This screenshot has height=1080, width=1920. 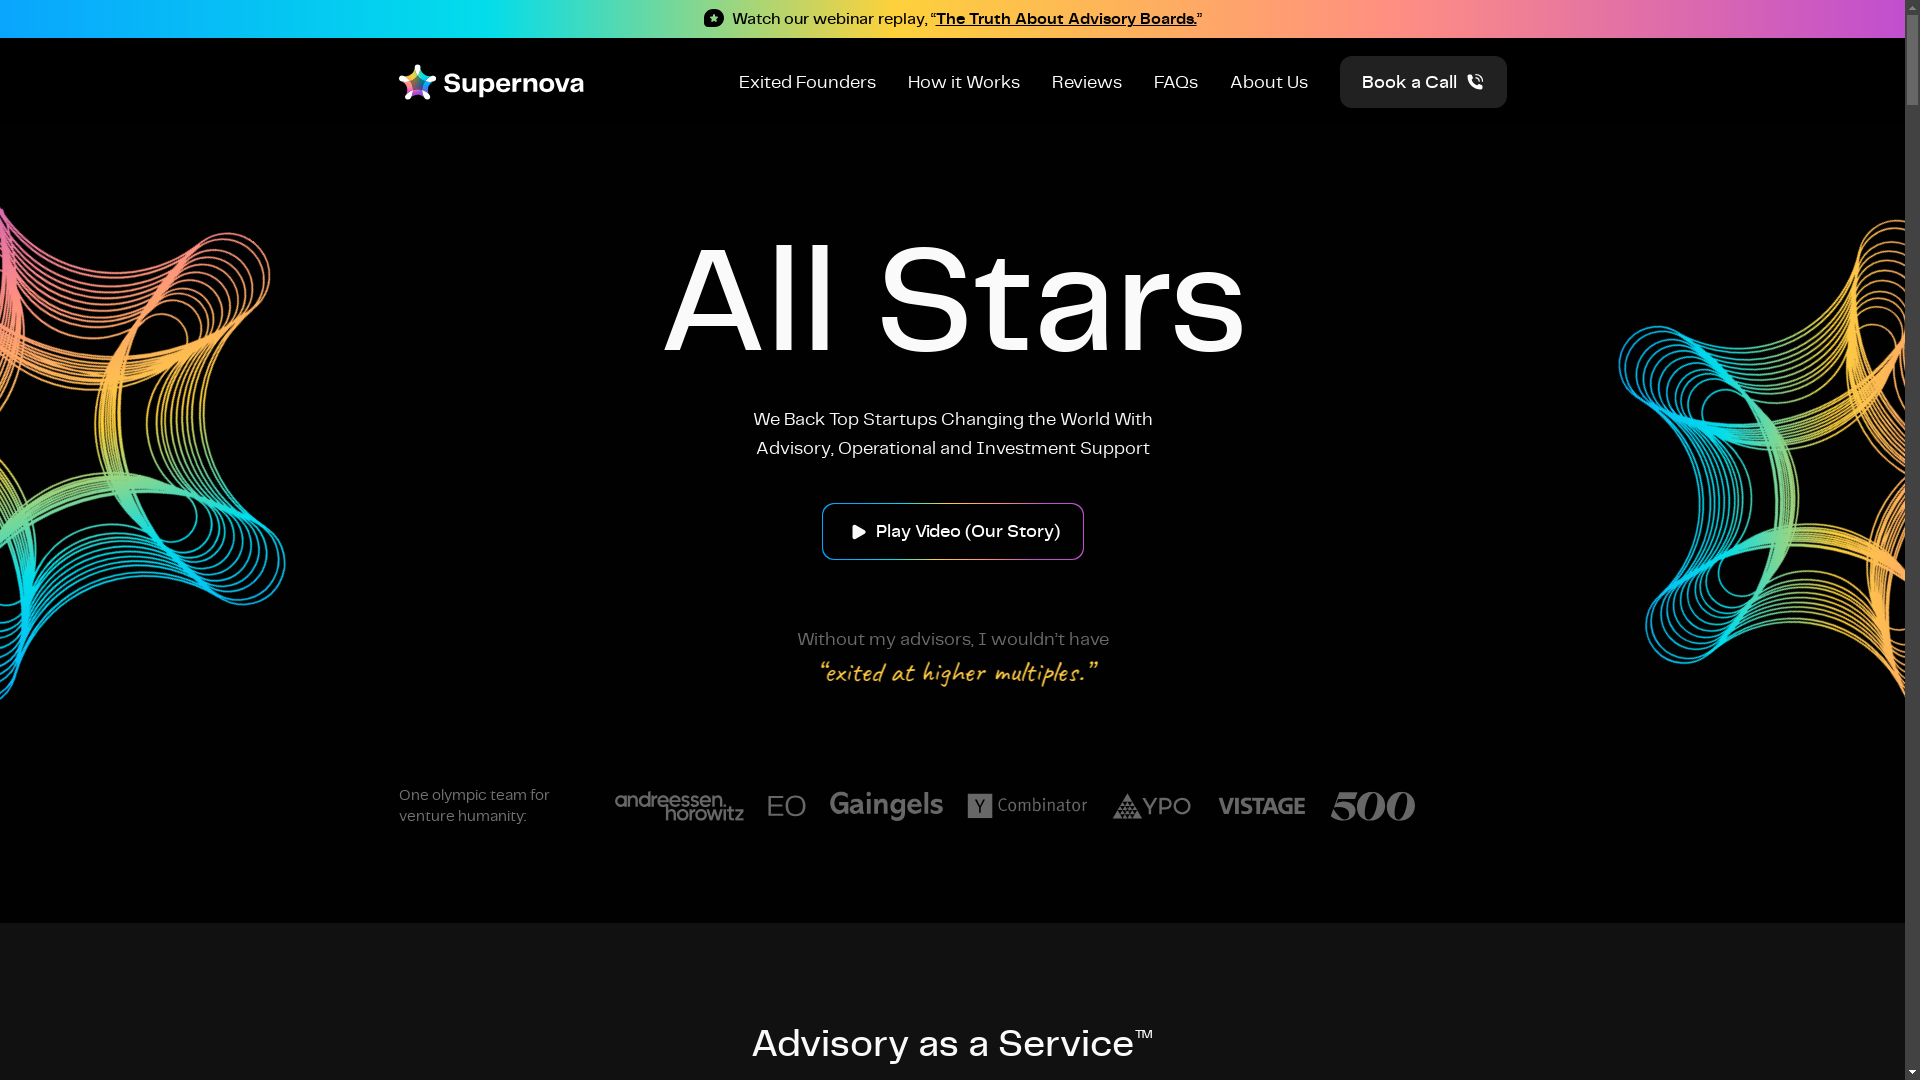 What do you see at coordinates (806, 80) in the screenshot?
I see `'Exited Founders'` at bounding box center [806, 80].